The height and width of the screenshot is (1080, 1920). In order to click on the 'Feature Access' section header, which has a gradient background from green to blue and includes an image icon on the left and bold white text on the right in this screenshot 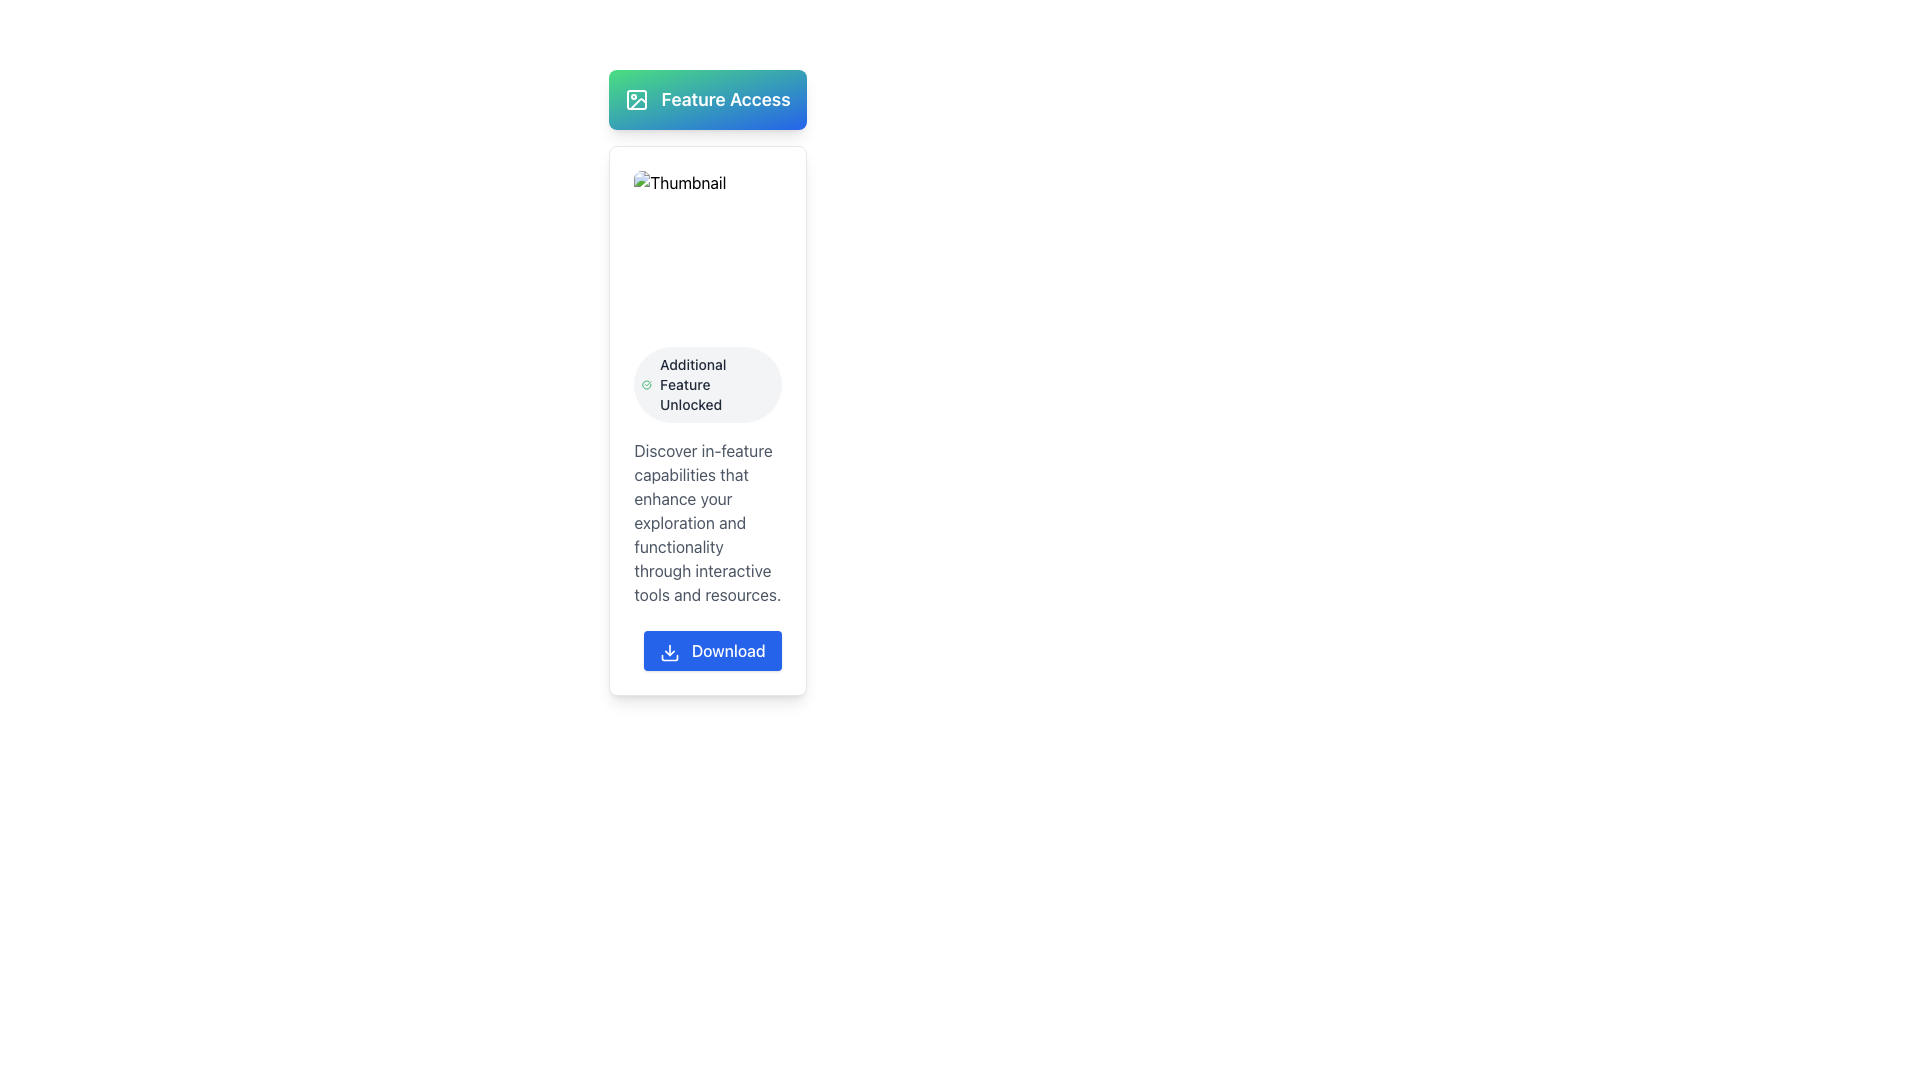, I will do `click(707, 100)`.